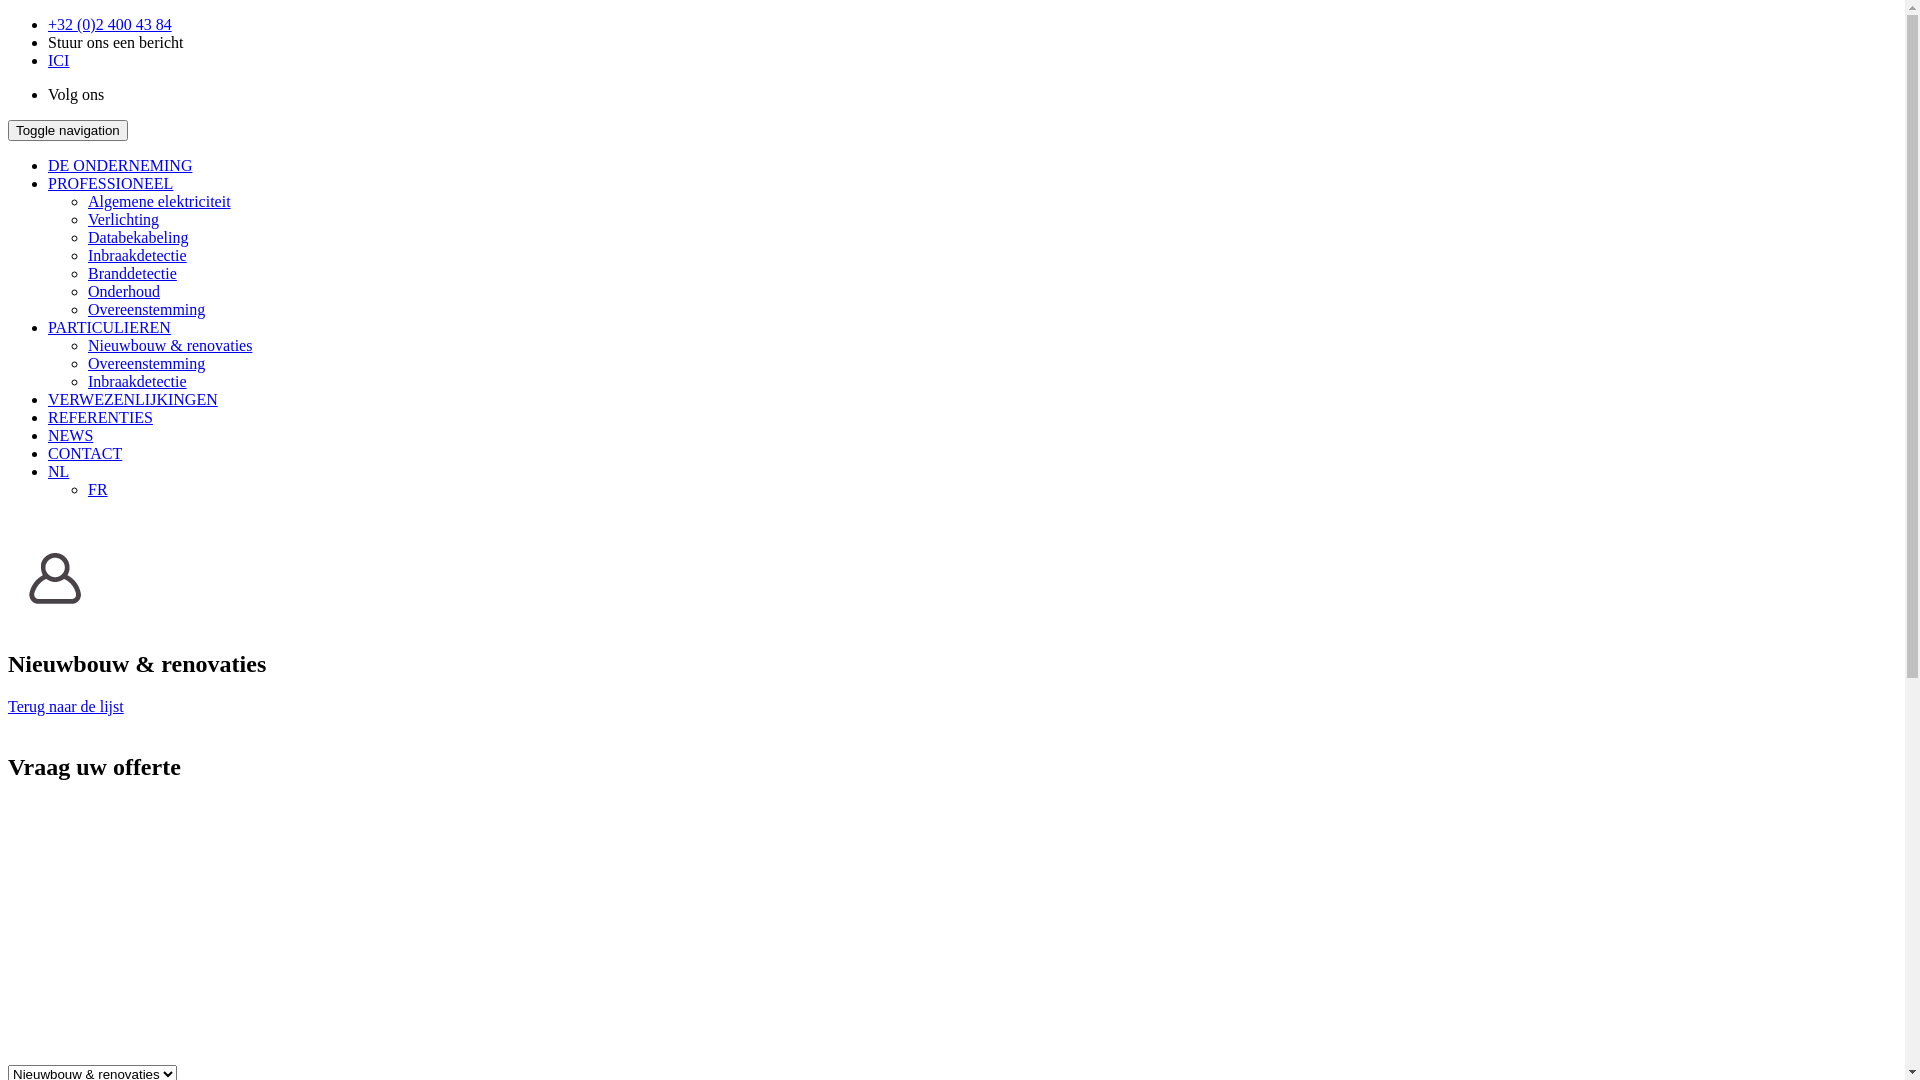 This screenshot has width=1920, height=1080. Describe the element at coordinates (158, 201) in the screenshot. I see `'Algemene elektriciteit'` at that location.